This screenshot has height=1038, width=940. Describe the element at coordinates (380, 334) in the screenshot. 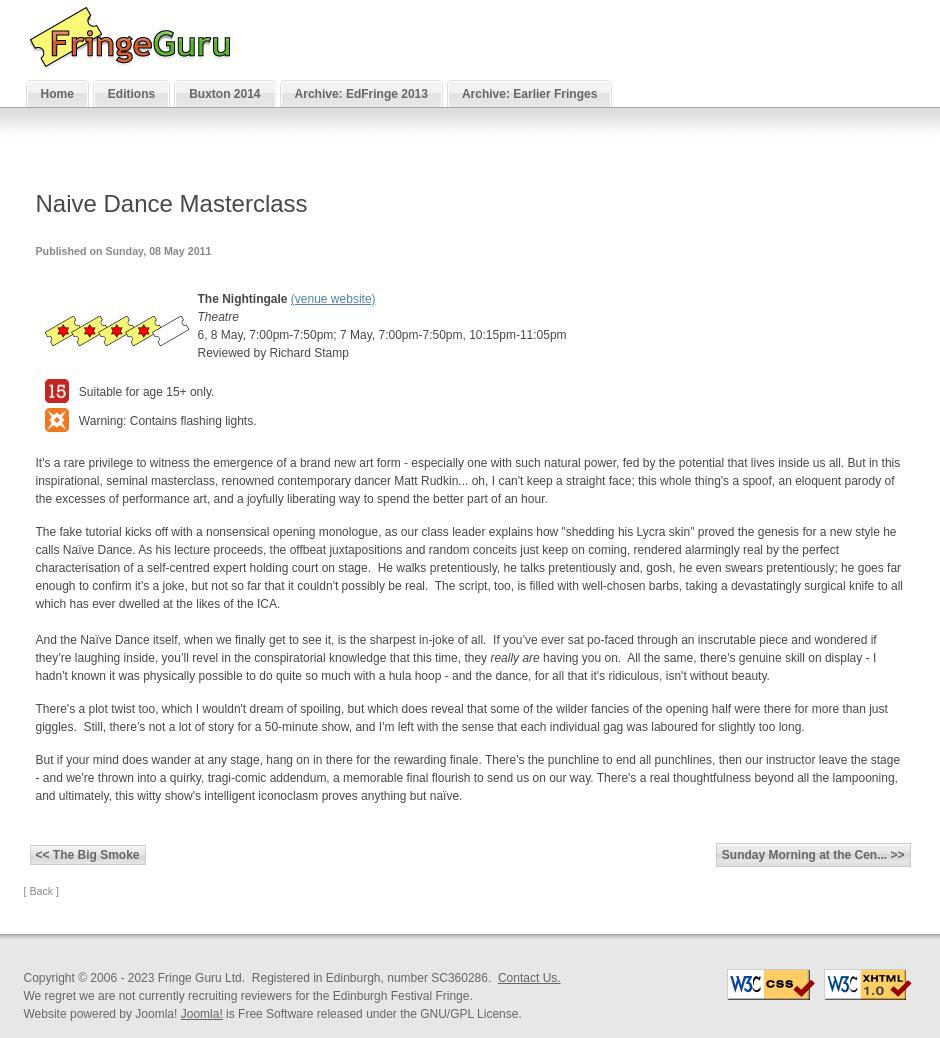

I see `'6, 8 May, 7:00pm-7:50pm; 7 May, 7:00pm-7:50pm, 10:15pm-11:05pm'` at that location.